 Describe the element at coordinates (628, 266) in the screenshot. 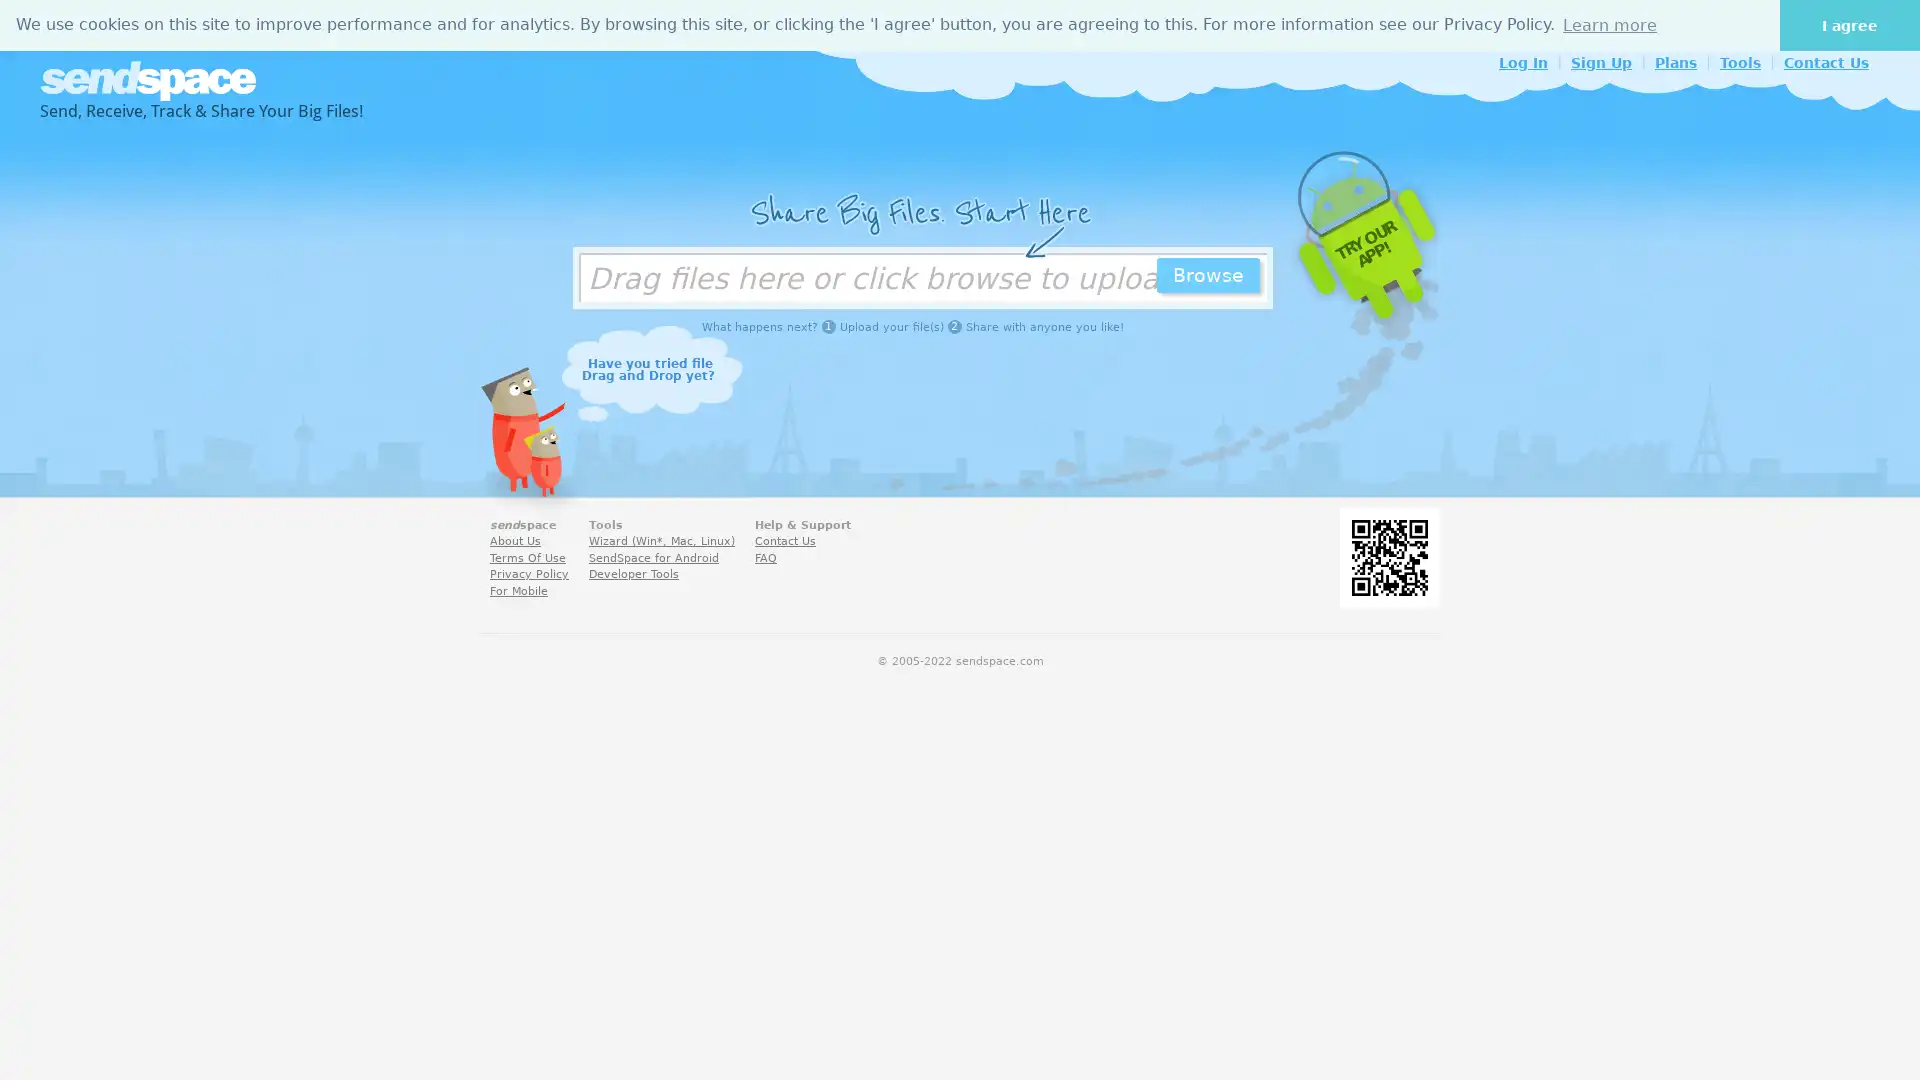

I see `Choose Files` at that location.